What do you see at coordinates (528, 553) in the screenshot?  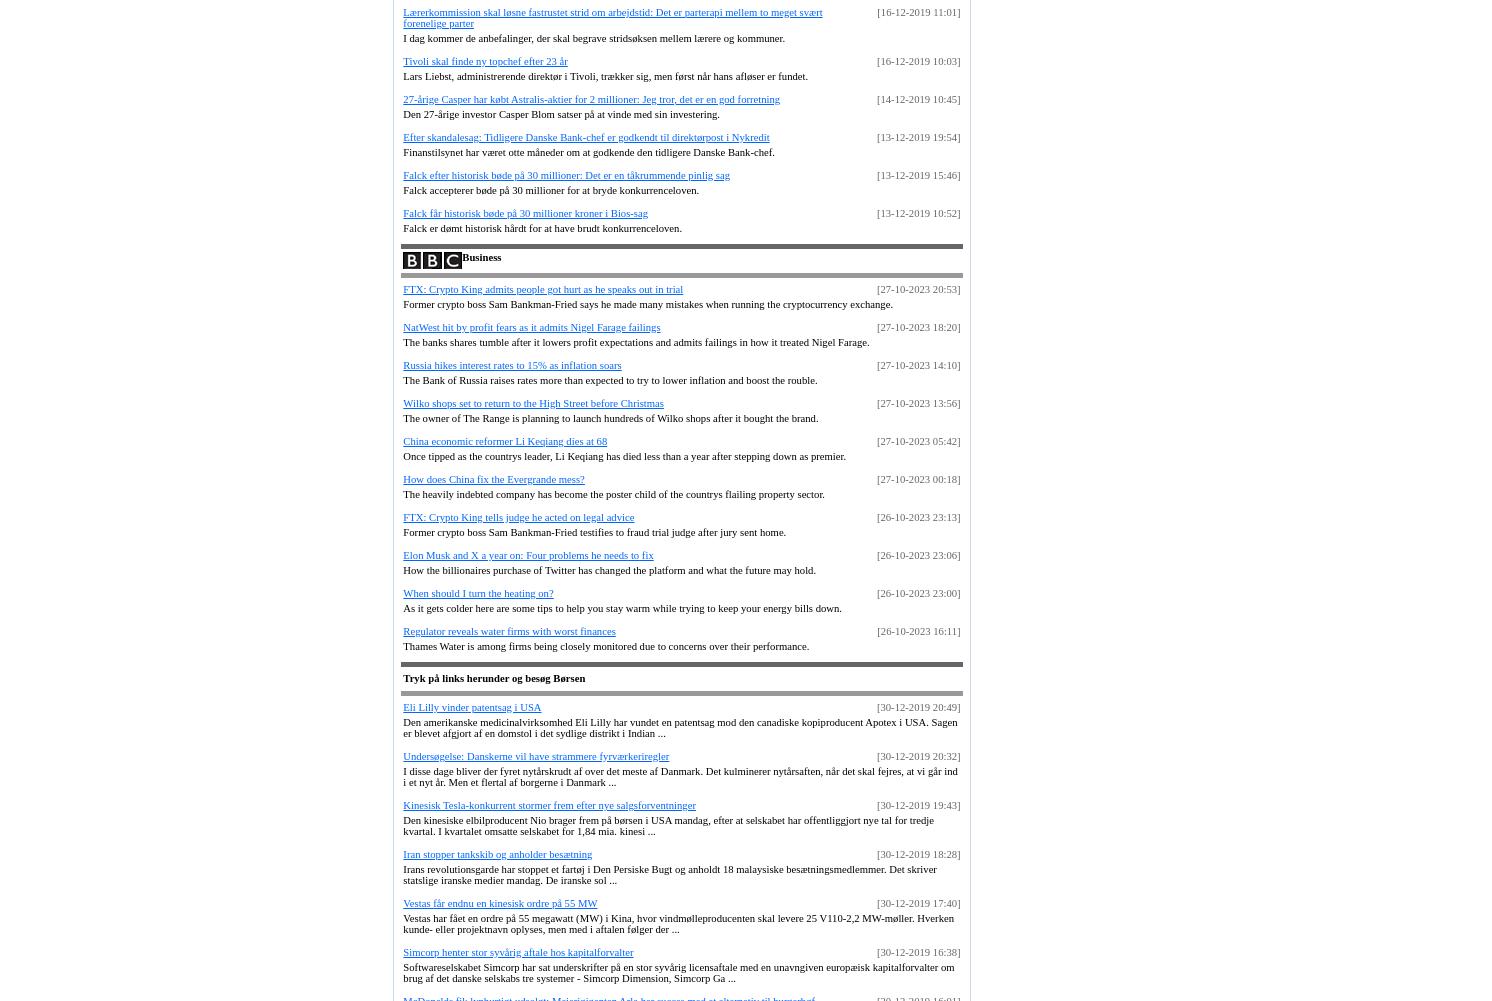 I see `'Elon Musk and X a year on: Four problems he needs to fix'` at bounding box center [528, 553].